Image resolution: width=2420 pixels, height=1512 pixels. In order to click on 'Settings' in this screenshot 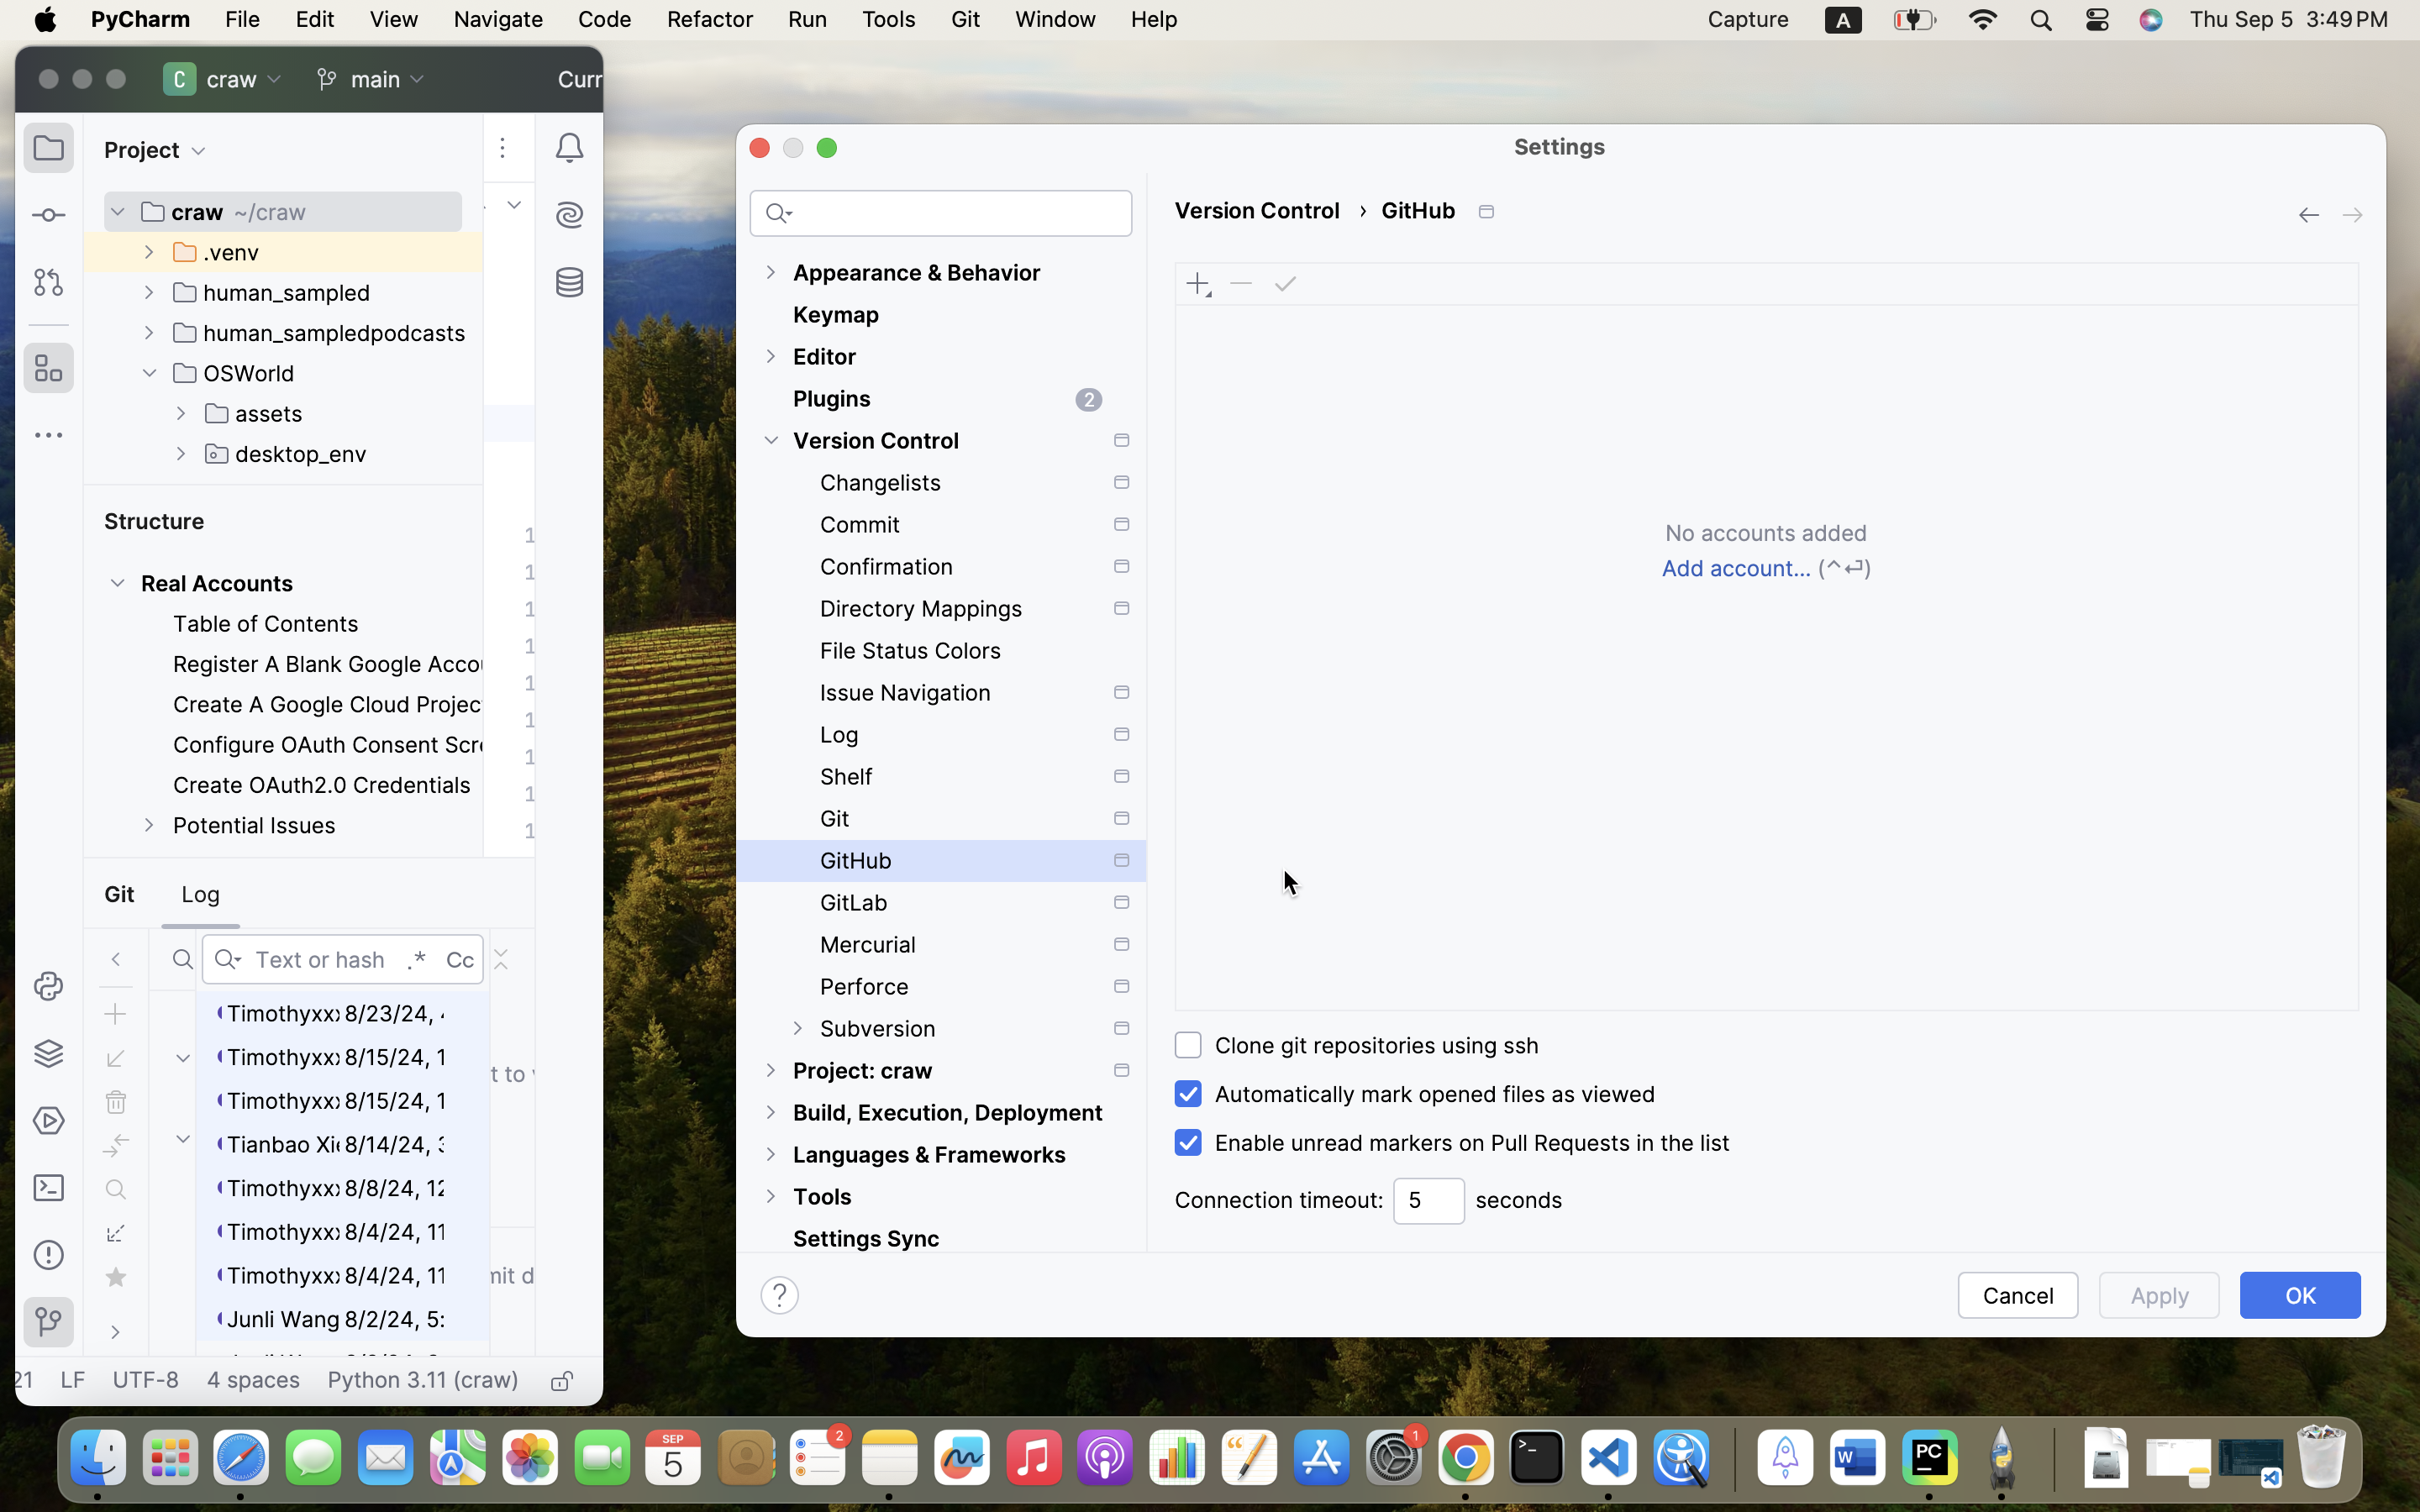, I will do `click(1560, 144)`.